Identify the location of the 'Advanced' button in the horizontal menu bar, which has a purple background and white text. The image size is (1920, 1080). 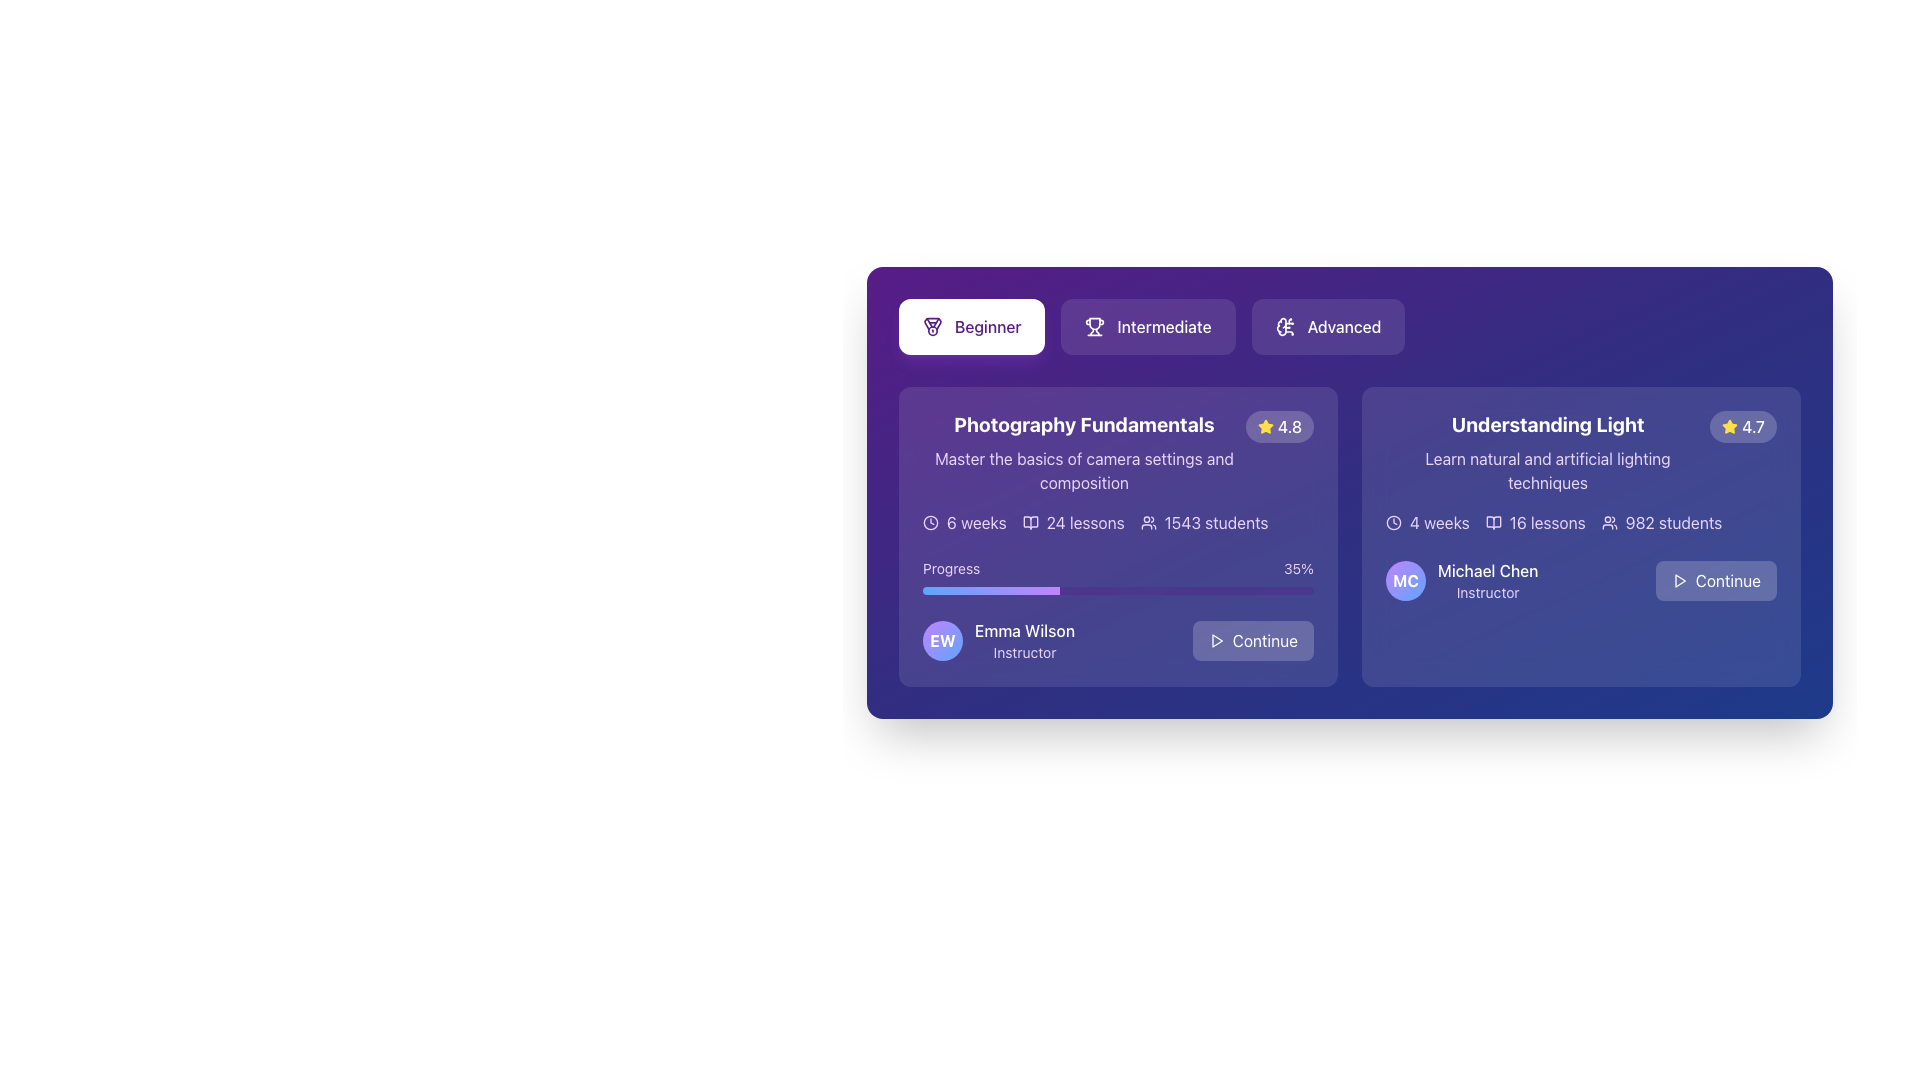
(1349, 326).